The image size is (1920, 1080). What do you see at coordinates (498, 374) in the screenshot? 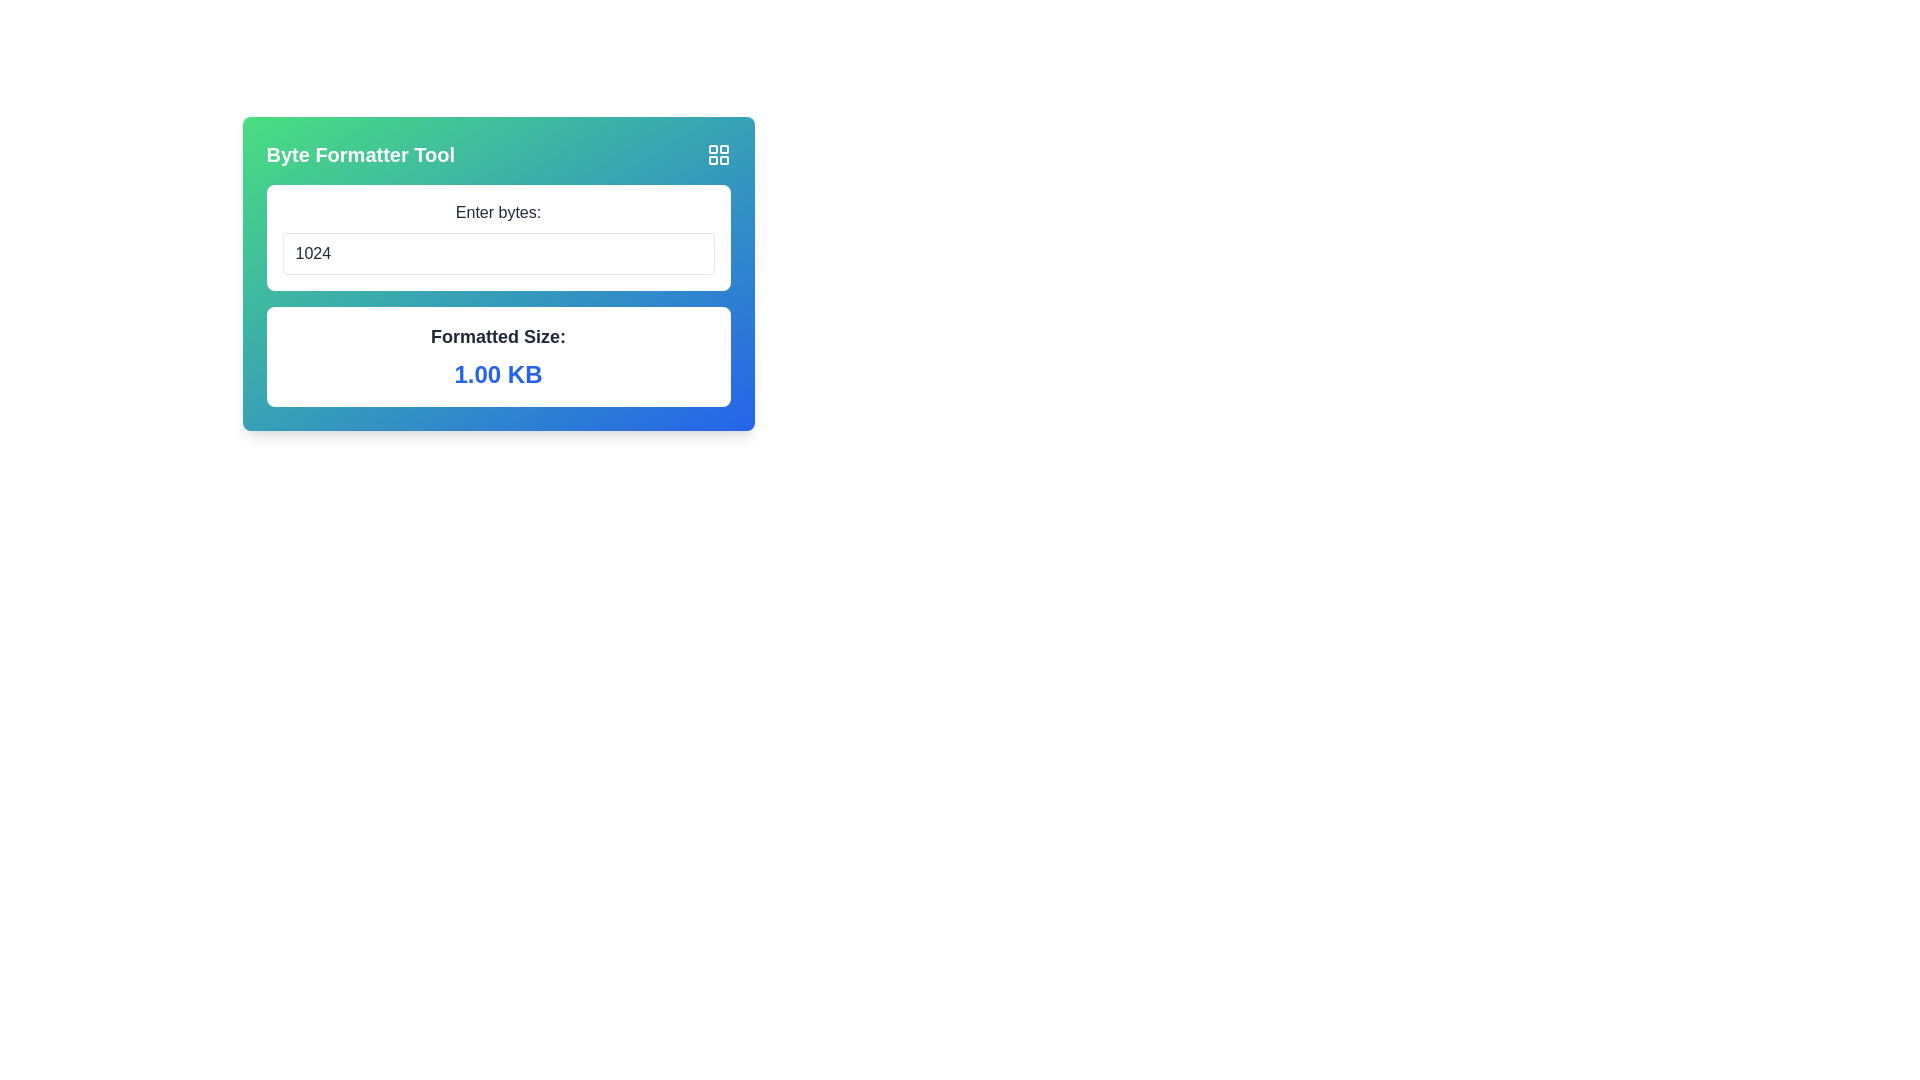
I see `the static text displaying '1.00 KB', which is styled prominently in bold, centered format, colored blue, located below 'Formatted Size:'` at bounding box center [498, 374].